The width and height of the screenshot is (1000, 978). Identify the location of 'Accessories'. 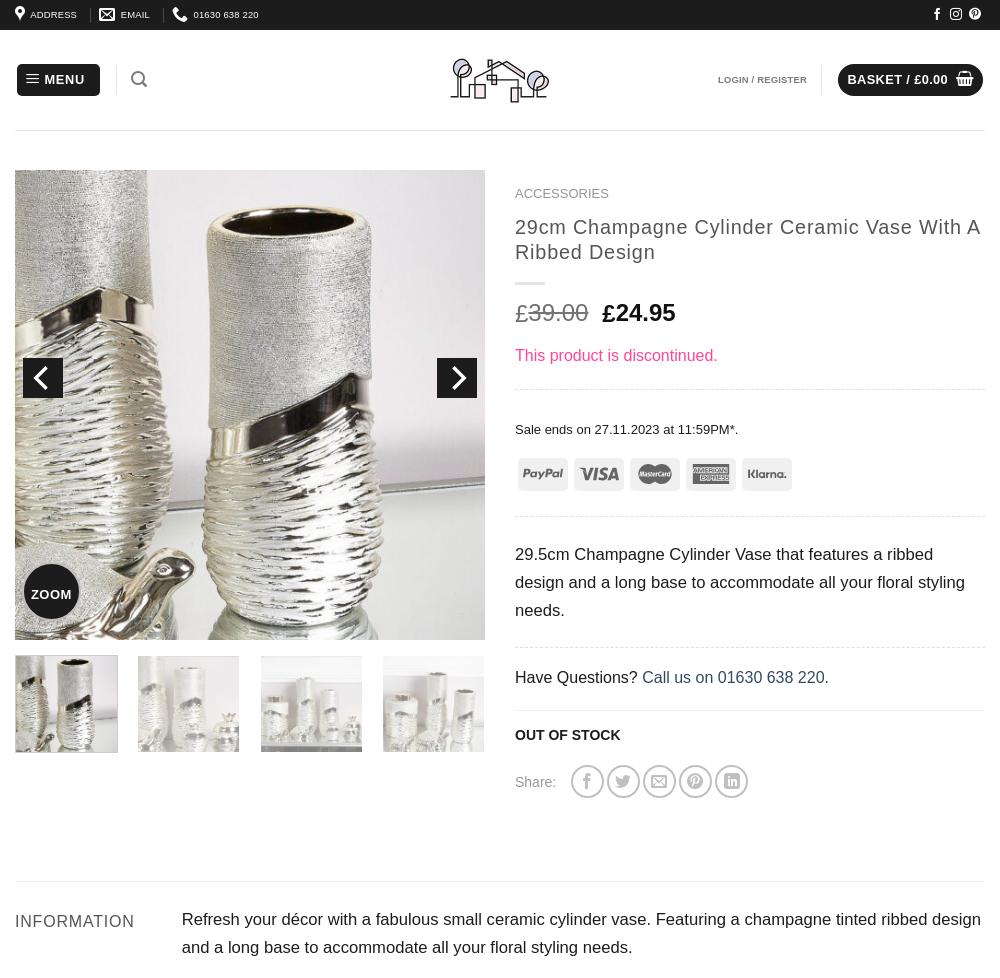
(561, 193).